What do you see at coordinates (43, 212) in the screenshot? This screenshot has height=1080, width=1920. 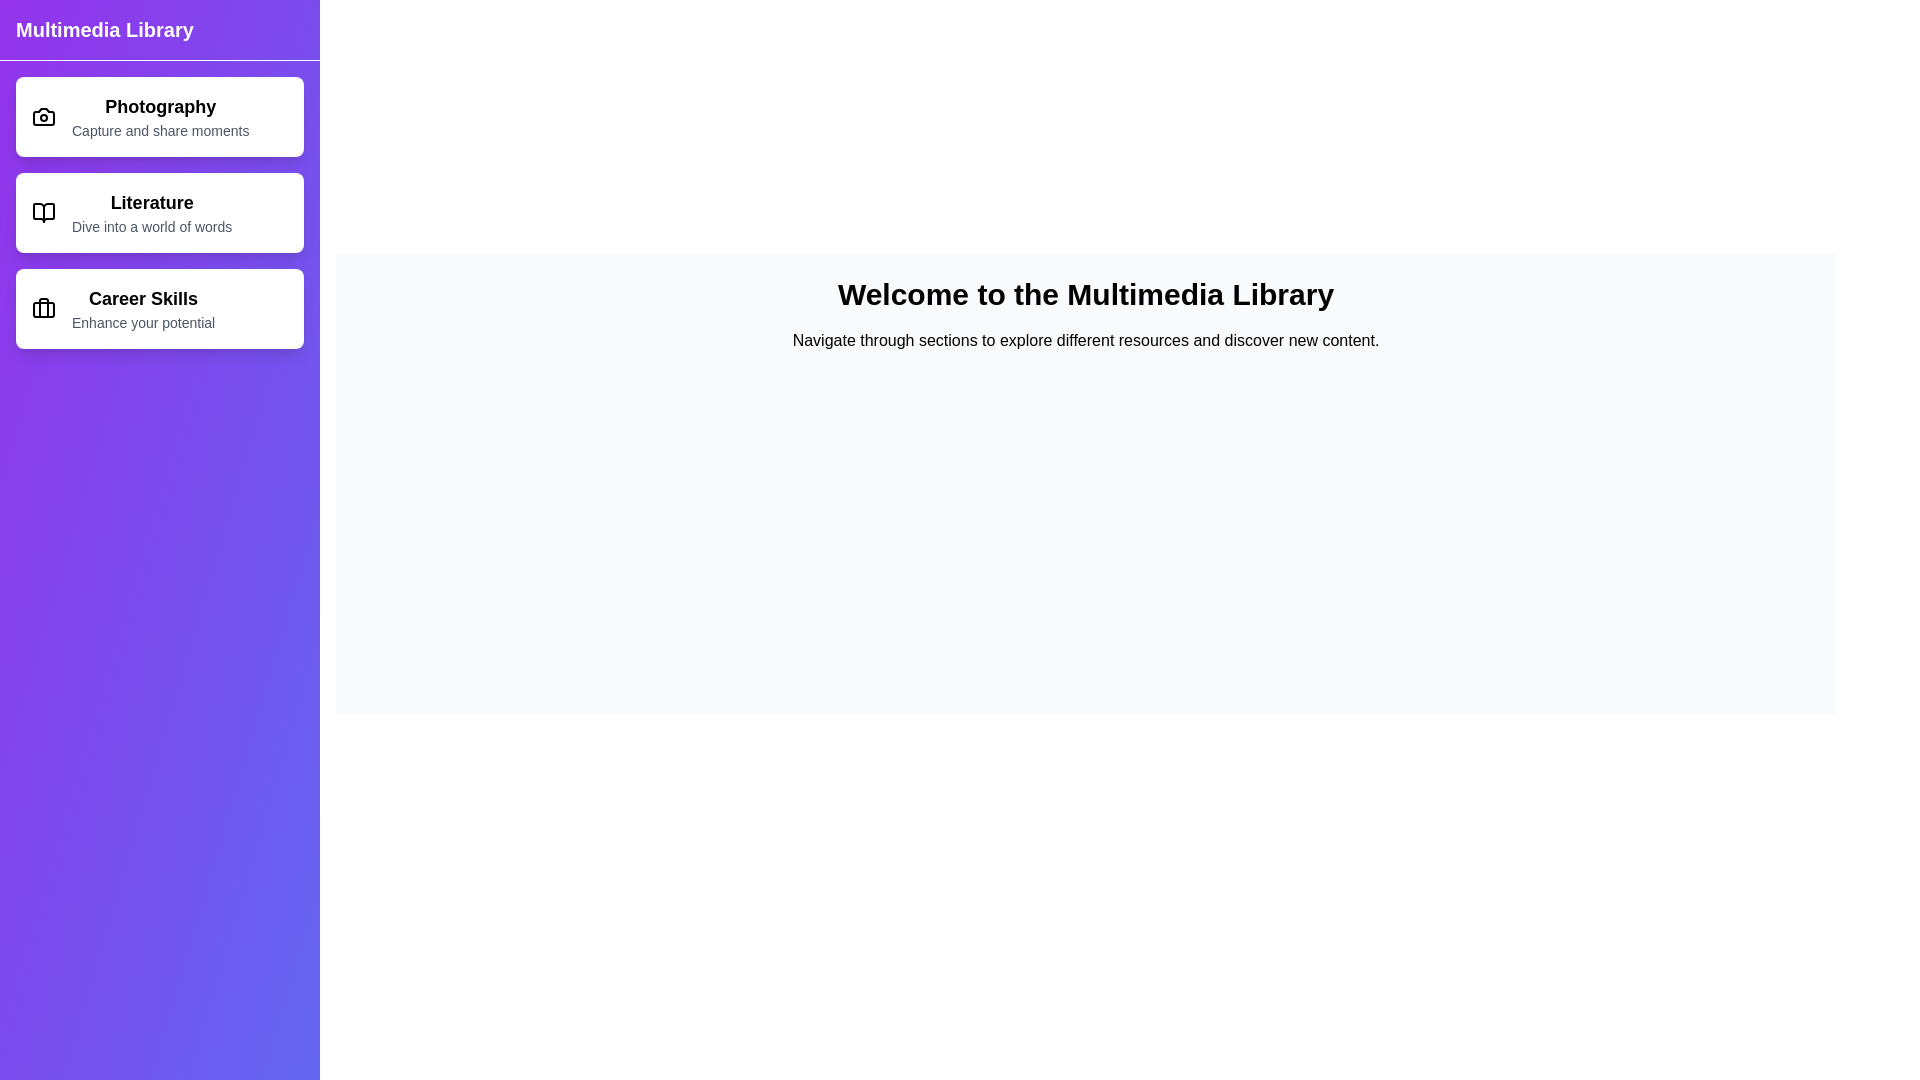 I see `the icon of the Literature section` at bounding box center [43, 212].